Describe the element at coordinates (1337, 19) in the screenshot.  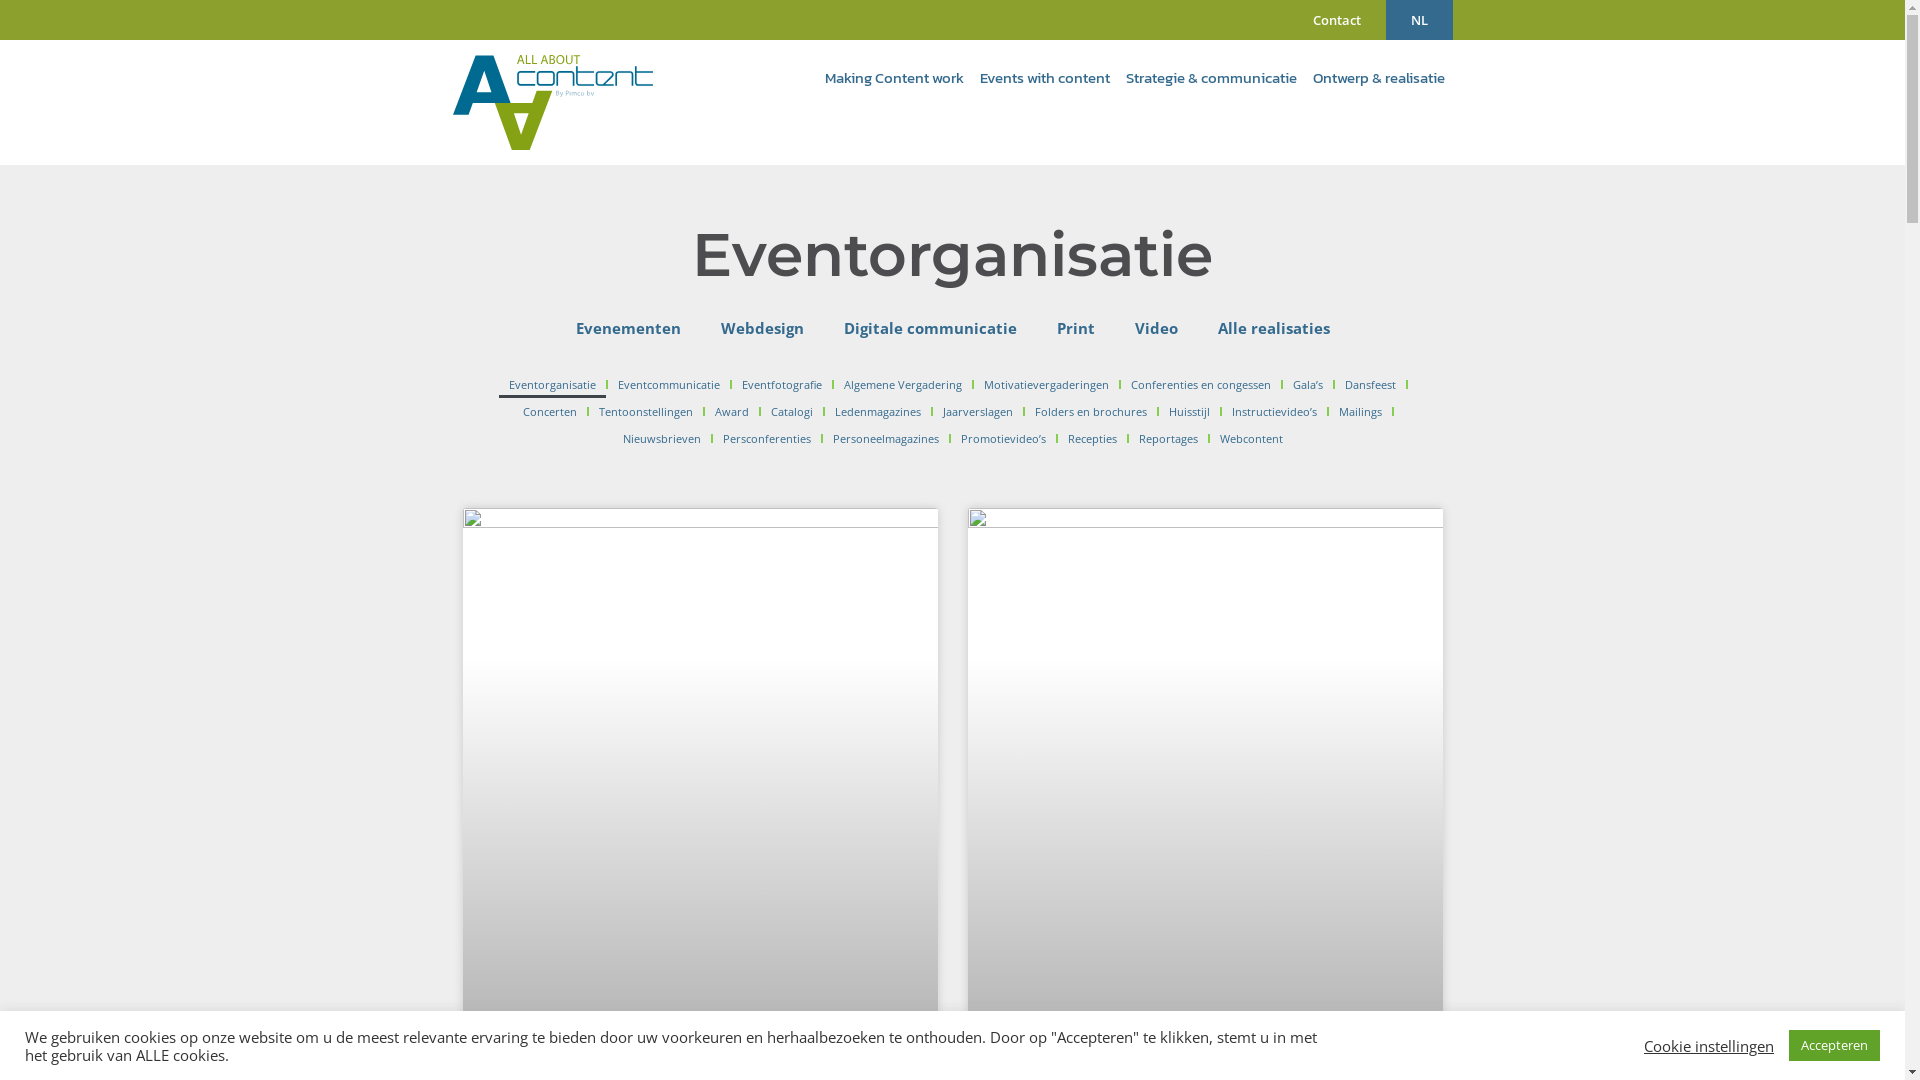
I see `'Contact'` at that location.